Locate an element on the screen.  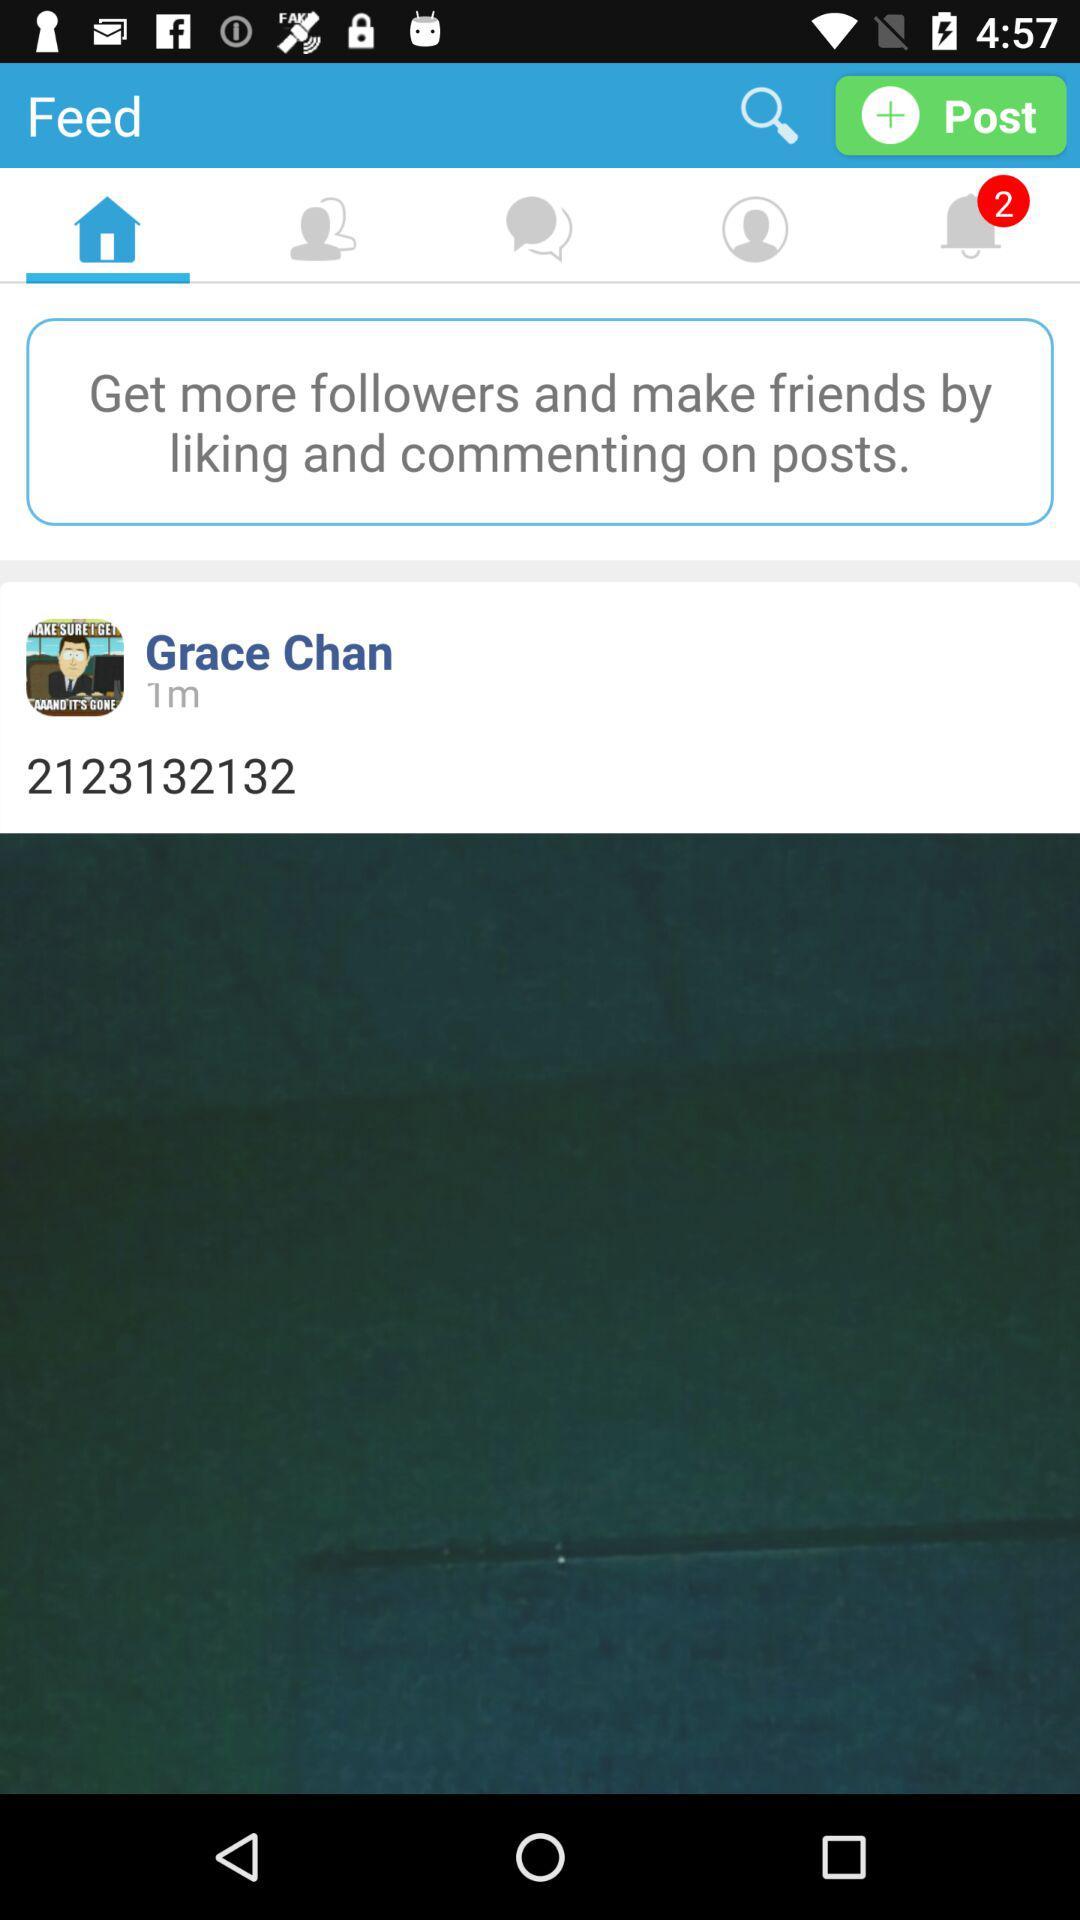
the post is located at coordinates (950, 114).